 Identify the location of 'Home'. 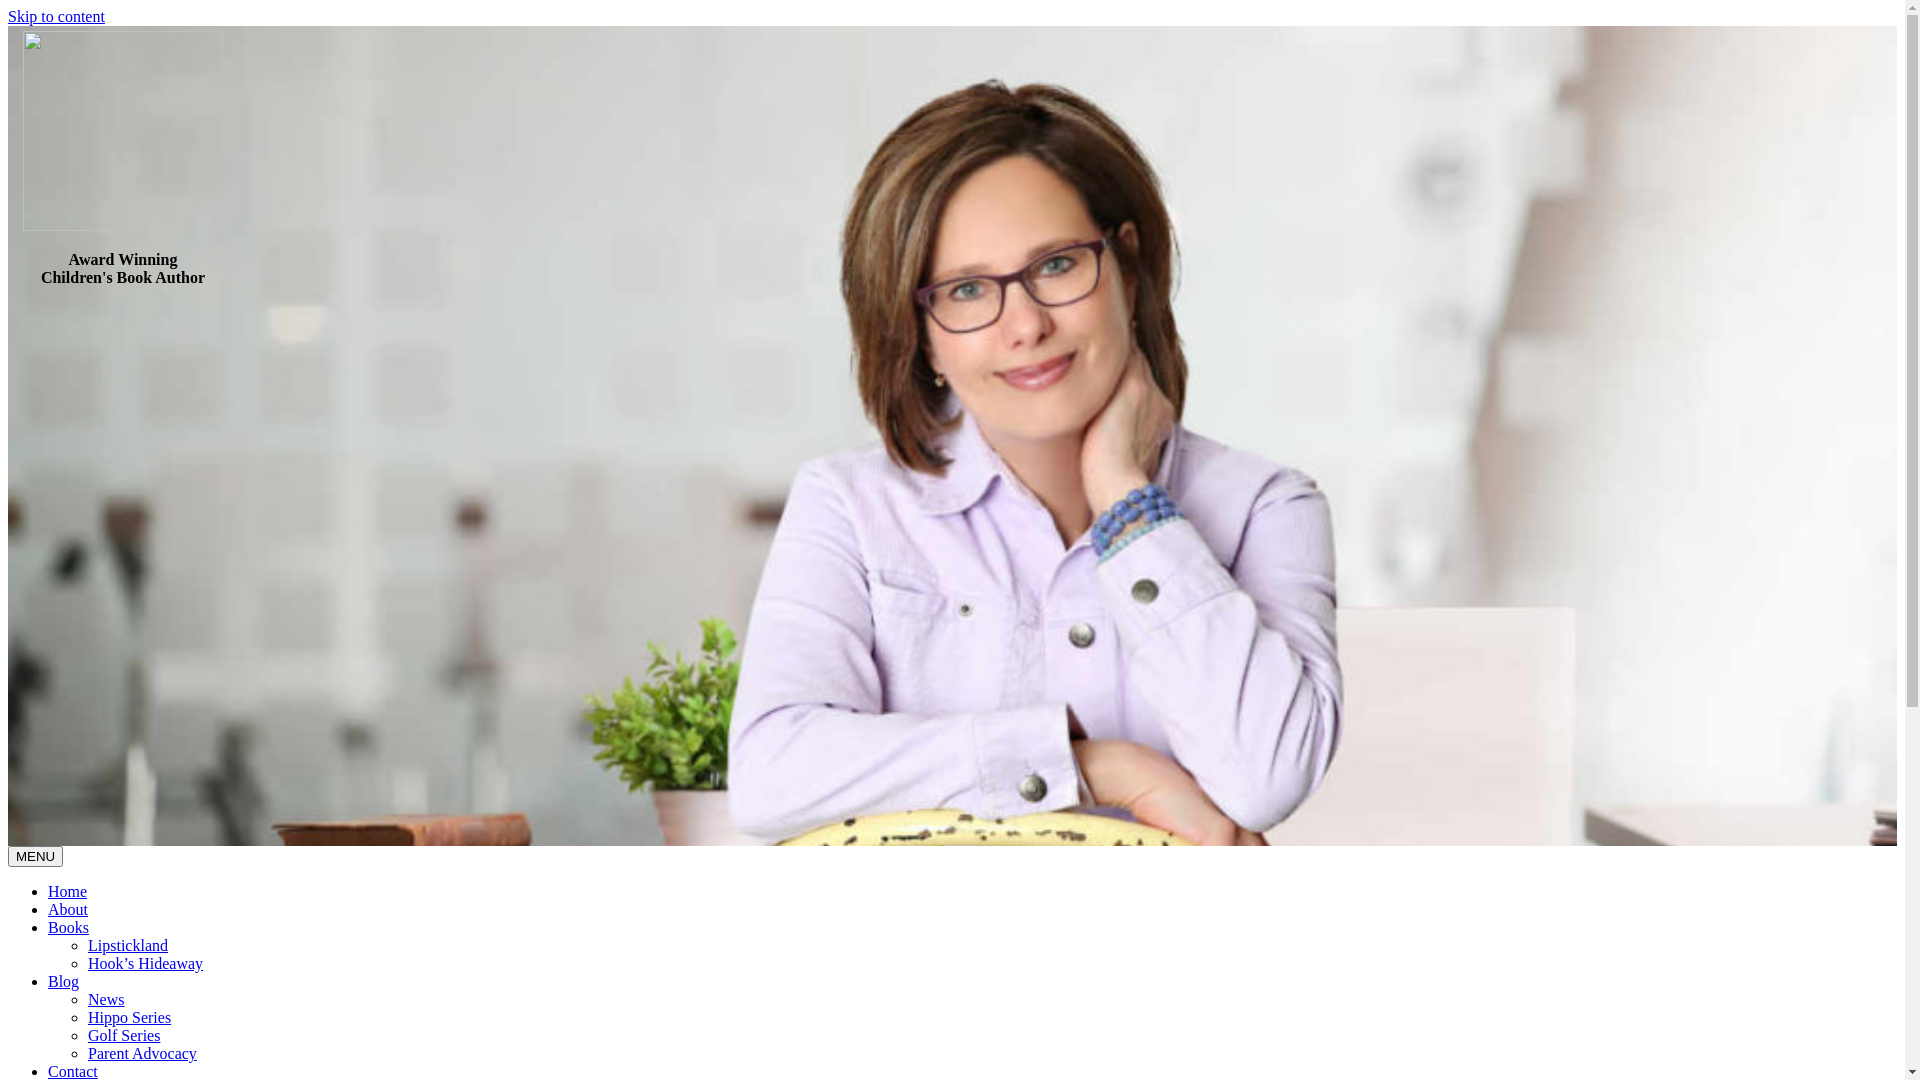
(48, 890).